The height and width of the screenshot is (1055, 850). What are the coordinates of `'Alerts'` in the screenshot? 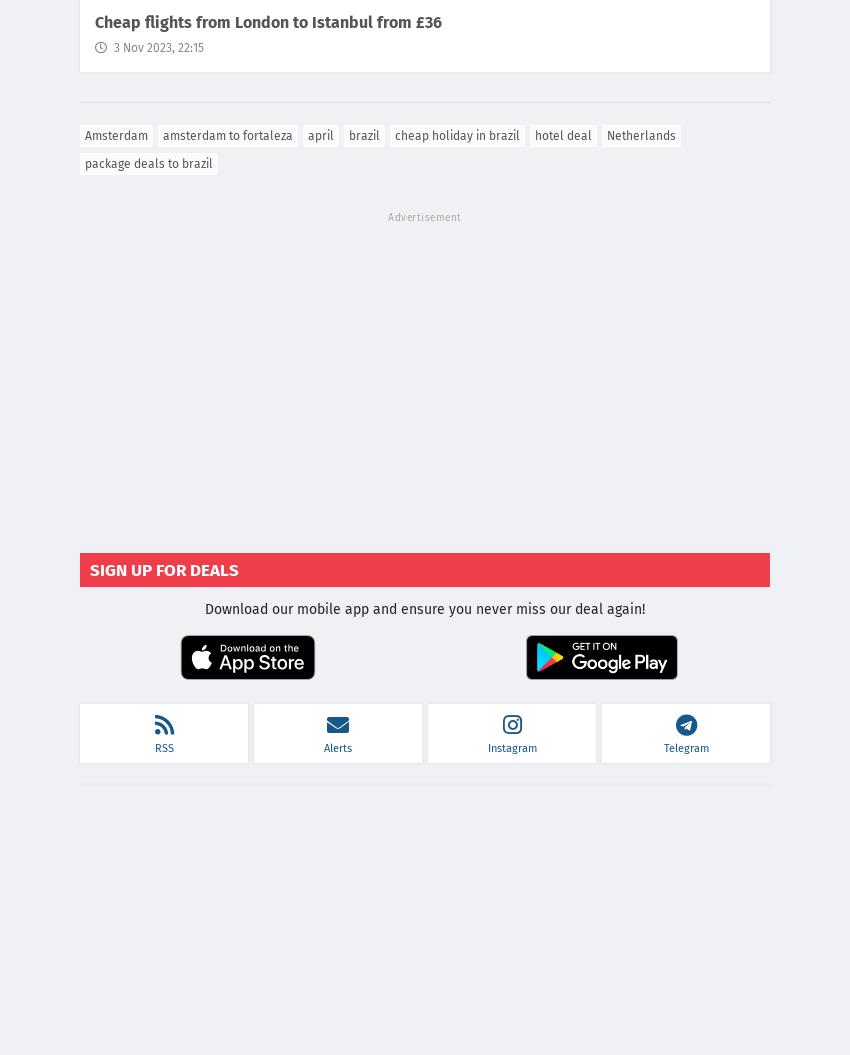 It's located at (337, 748).